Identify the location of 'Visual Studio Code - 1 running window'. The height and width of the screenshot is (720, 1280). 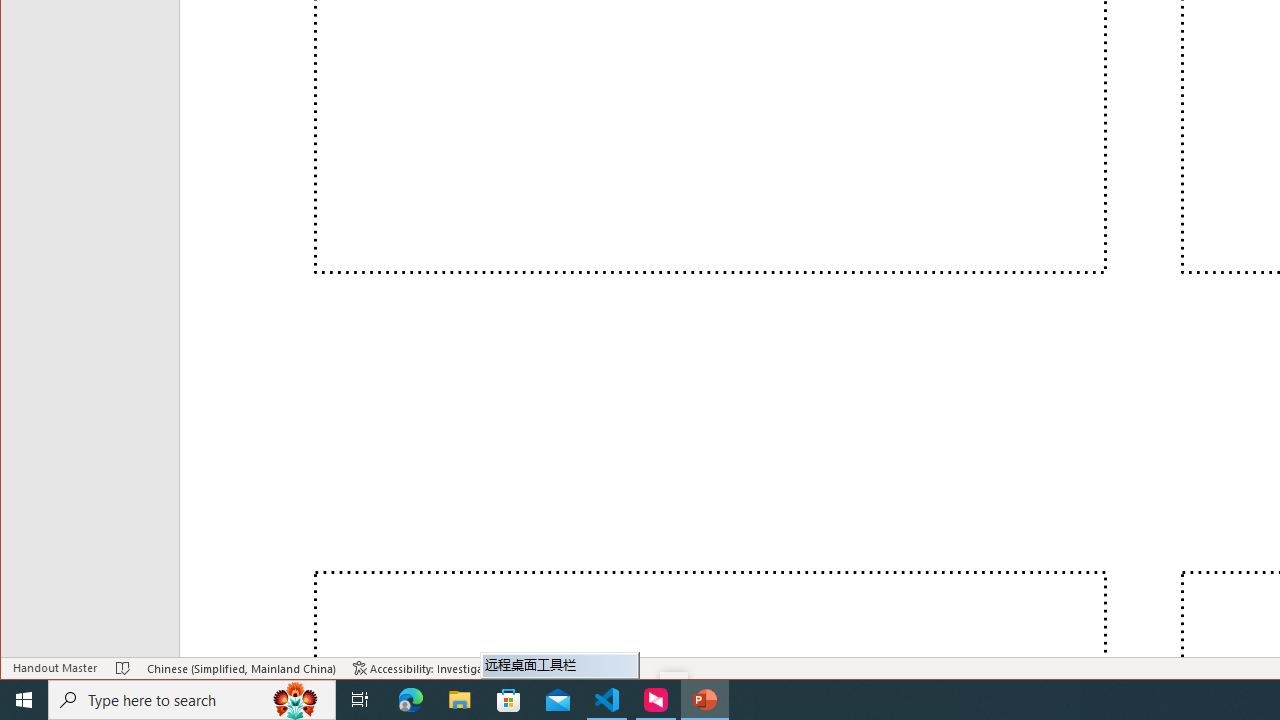
(606, 698).